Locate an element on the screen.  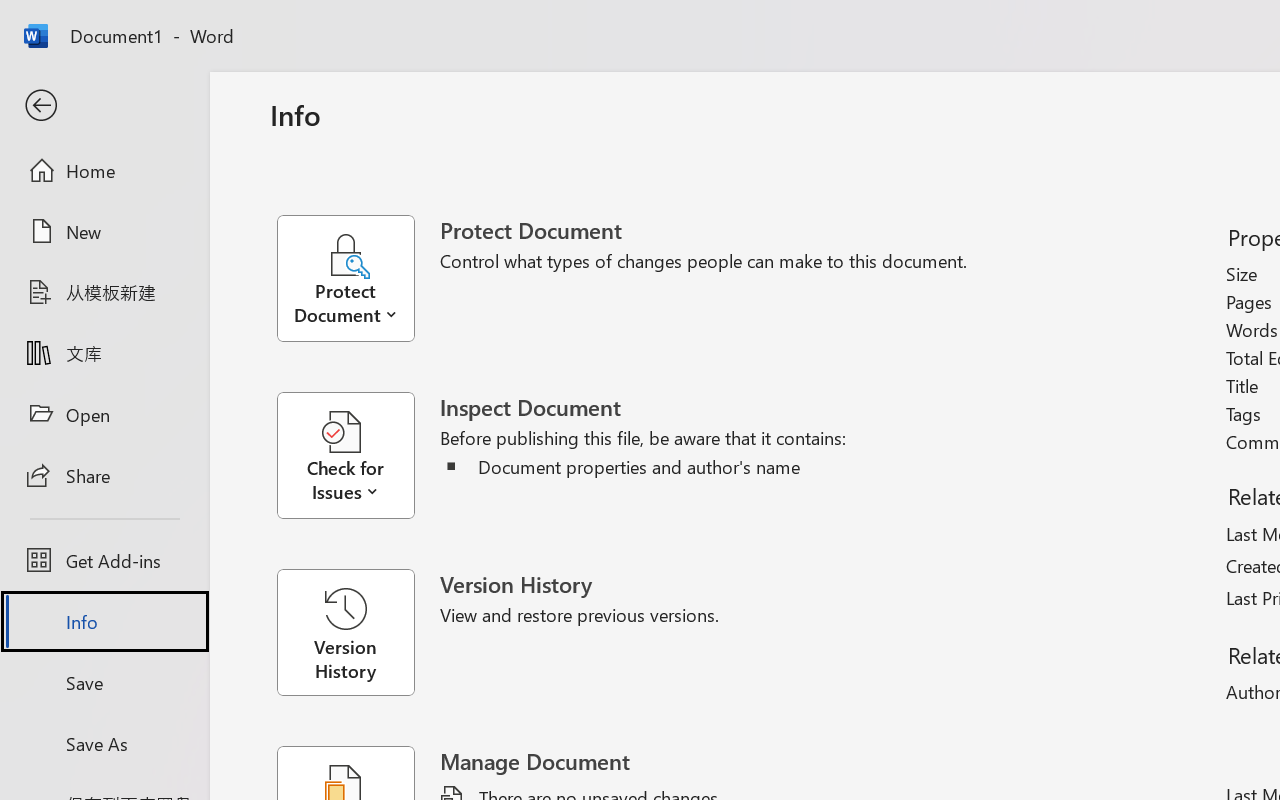
'Version History' is located at coordinates (345, 632).